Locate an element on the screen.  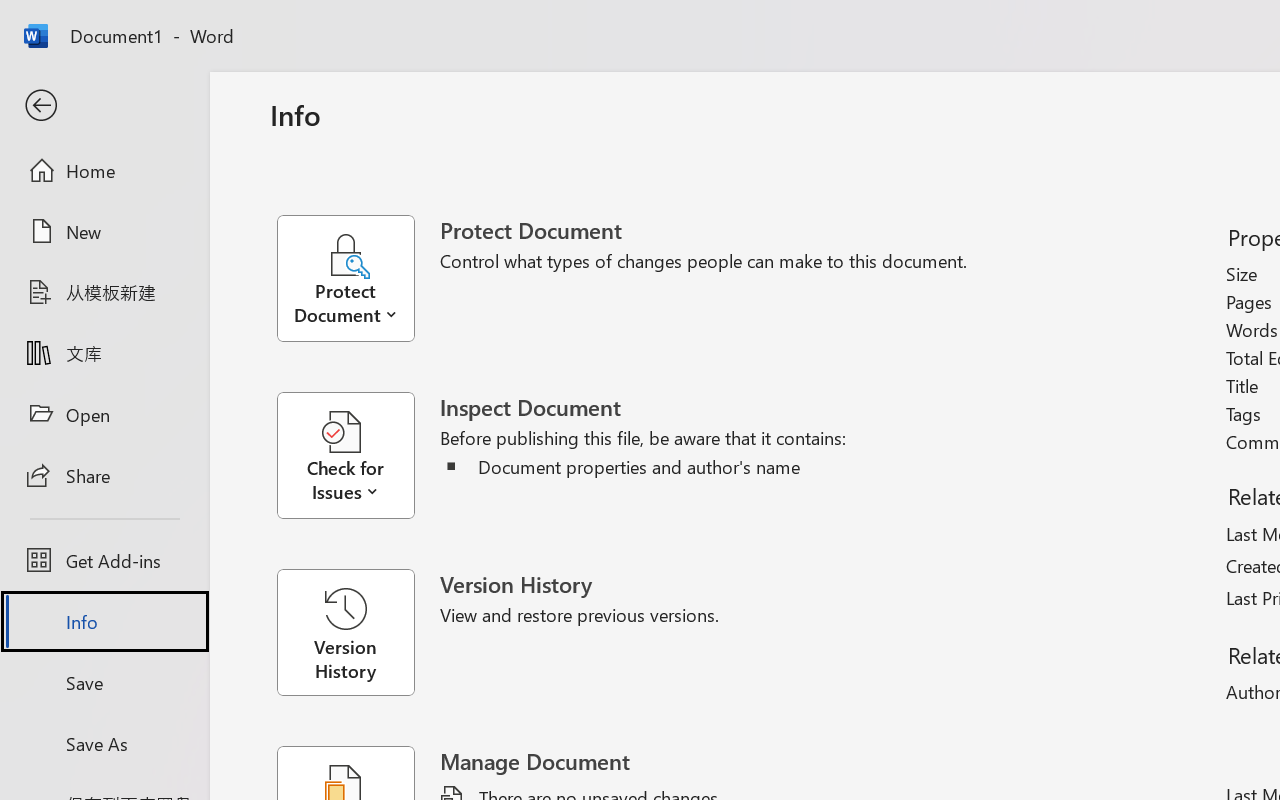
'Version History' is located at coordinates (345, 632).